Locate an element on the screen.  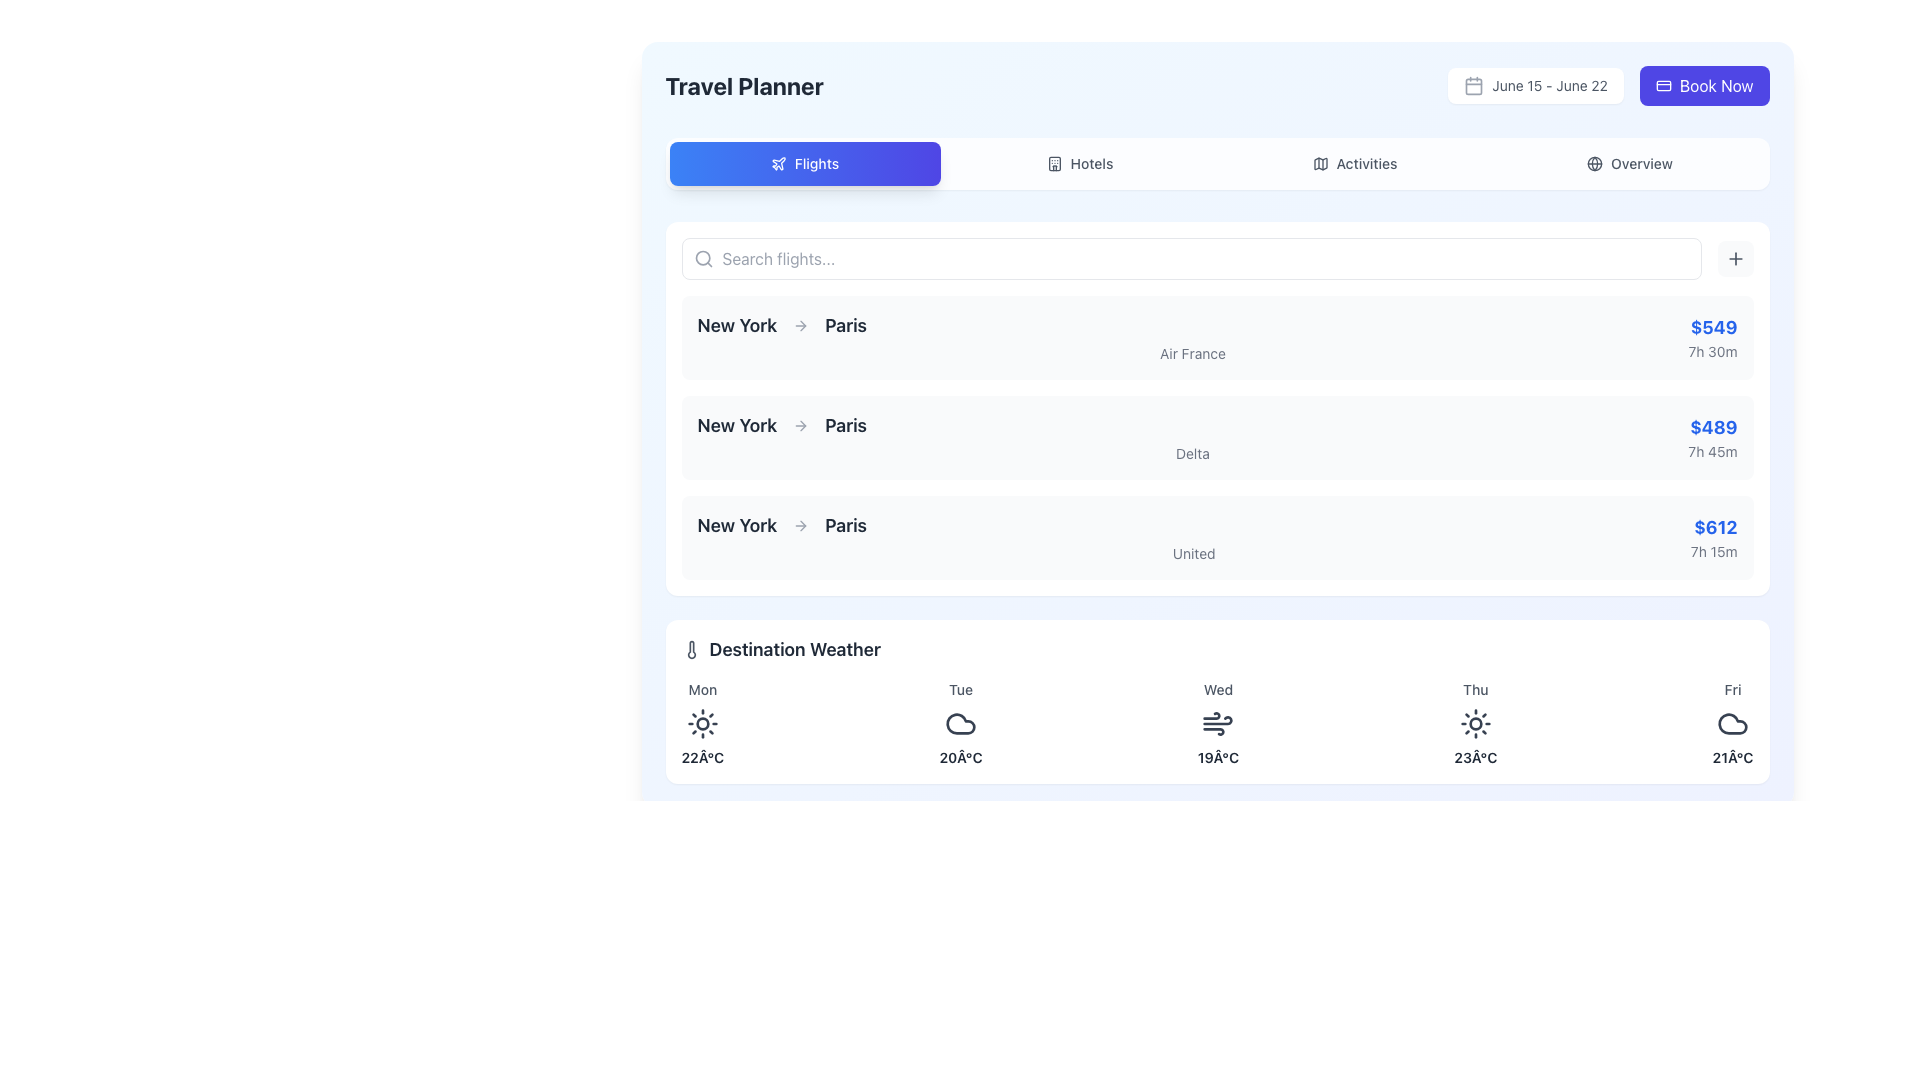
the visual portion of the calendar icon located in the top-right area of the interface, near the 'Book Now' button is located at coordinates (1474, 85).